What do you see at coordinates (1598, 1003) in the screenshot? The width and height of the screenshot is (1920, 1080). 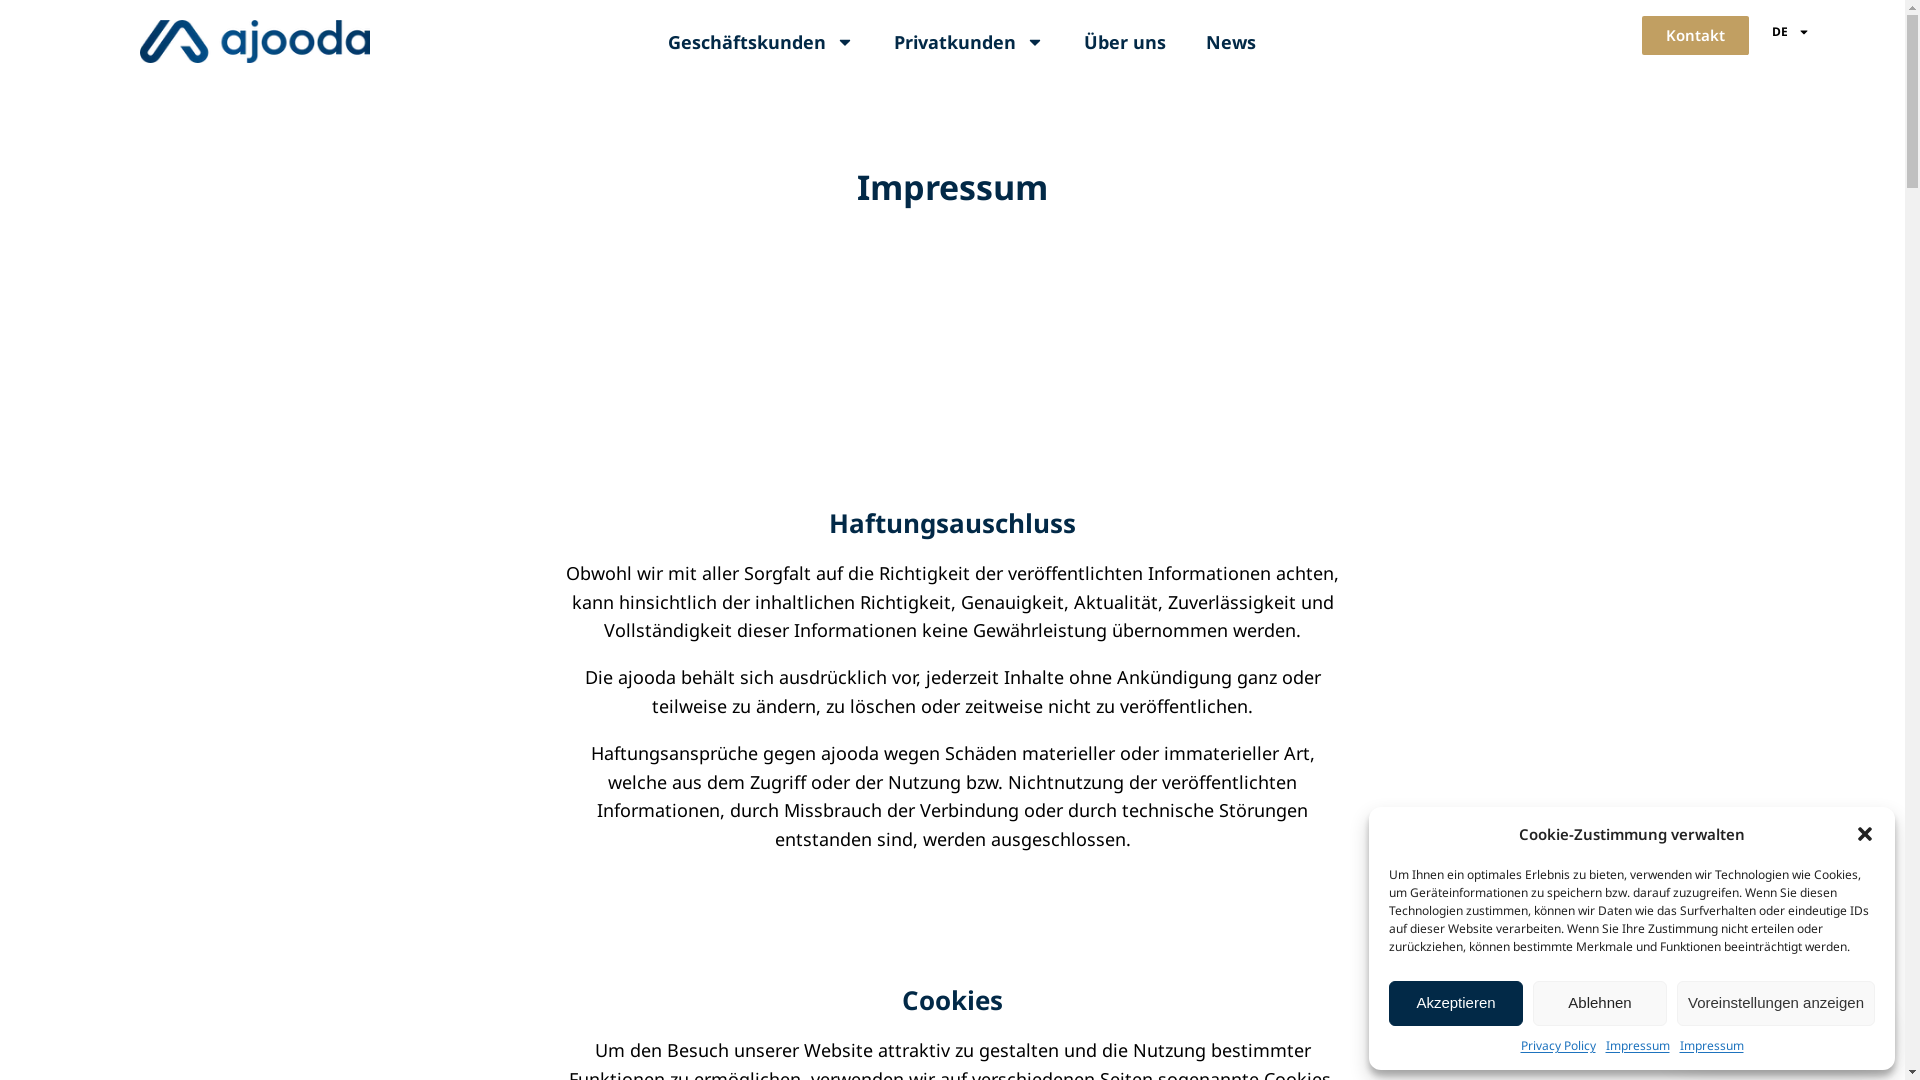 I see `'Ablehnen'` at bounding box center [1598, 1003].